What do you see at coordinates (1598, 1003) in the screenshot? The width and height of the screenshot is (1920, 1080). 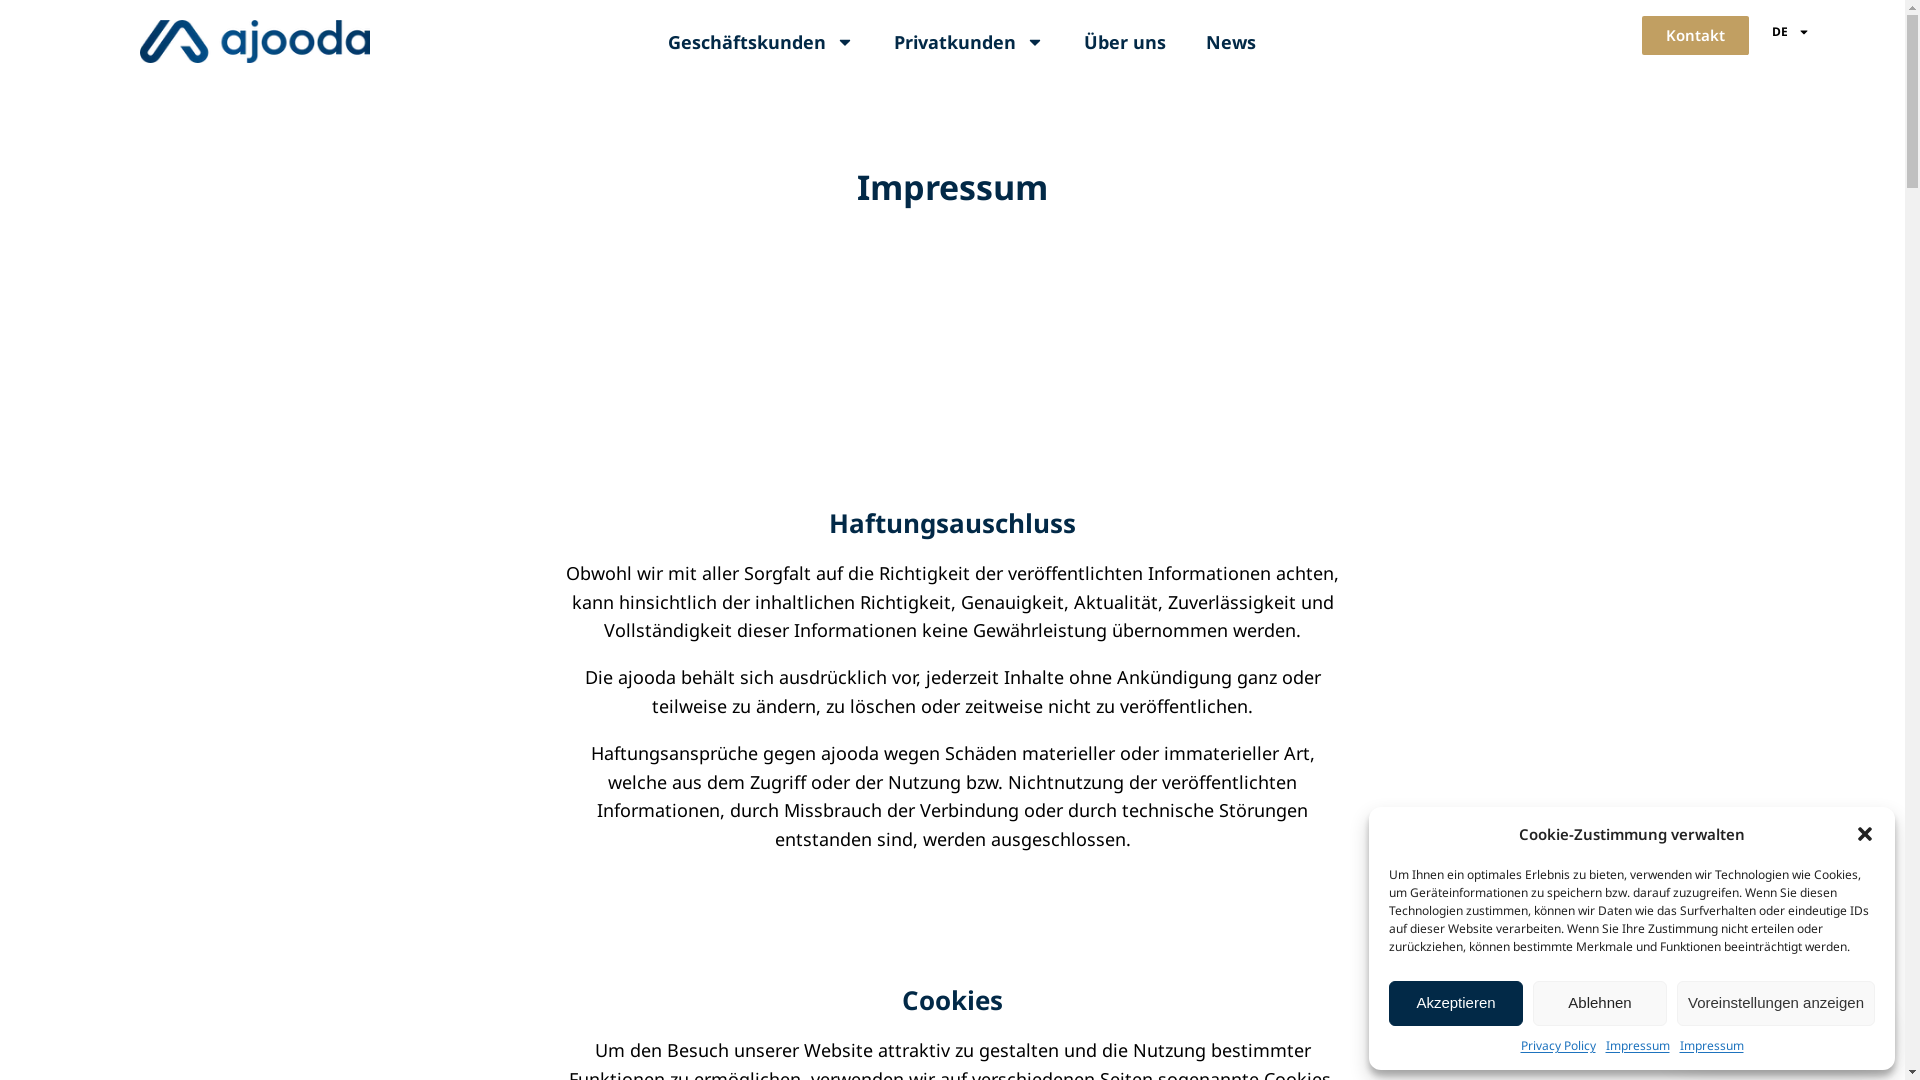 I see `'Ablehnen'` at bounding box center [1598, 1003].